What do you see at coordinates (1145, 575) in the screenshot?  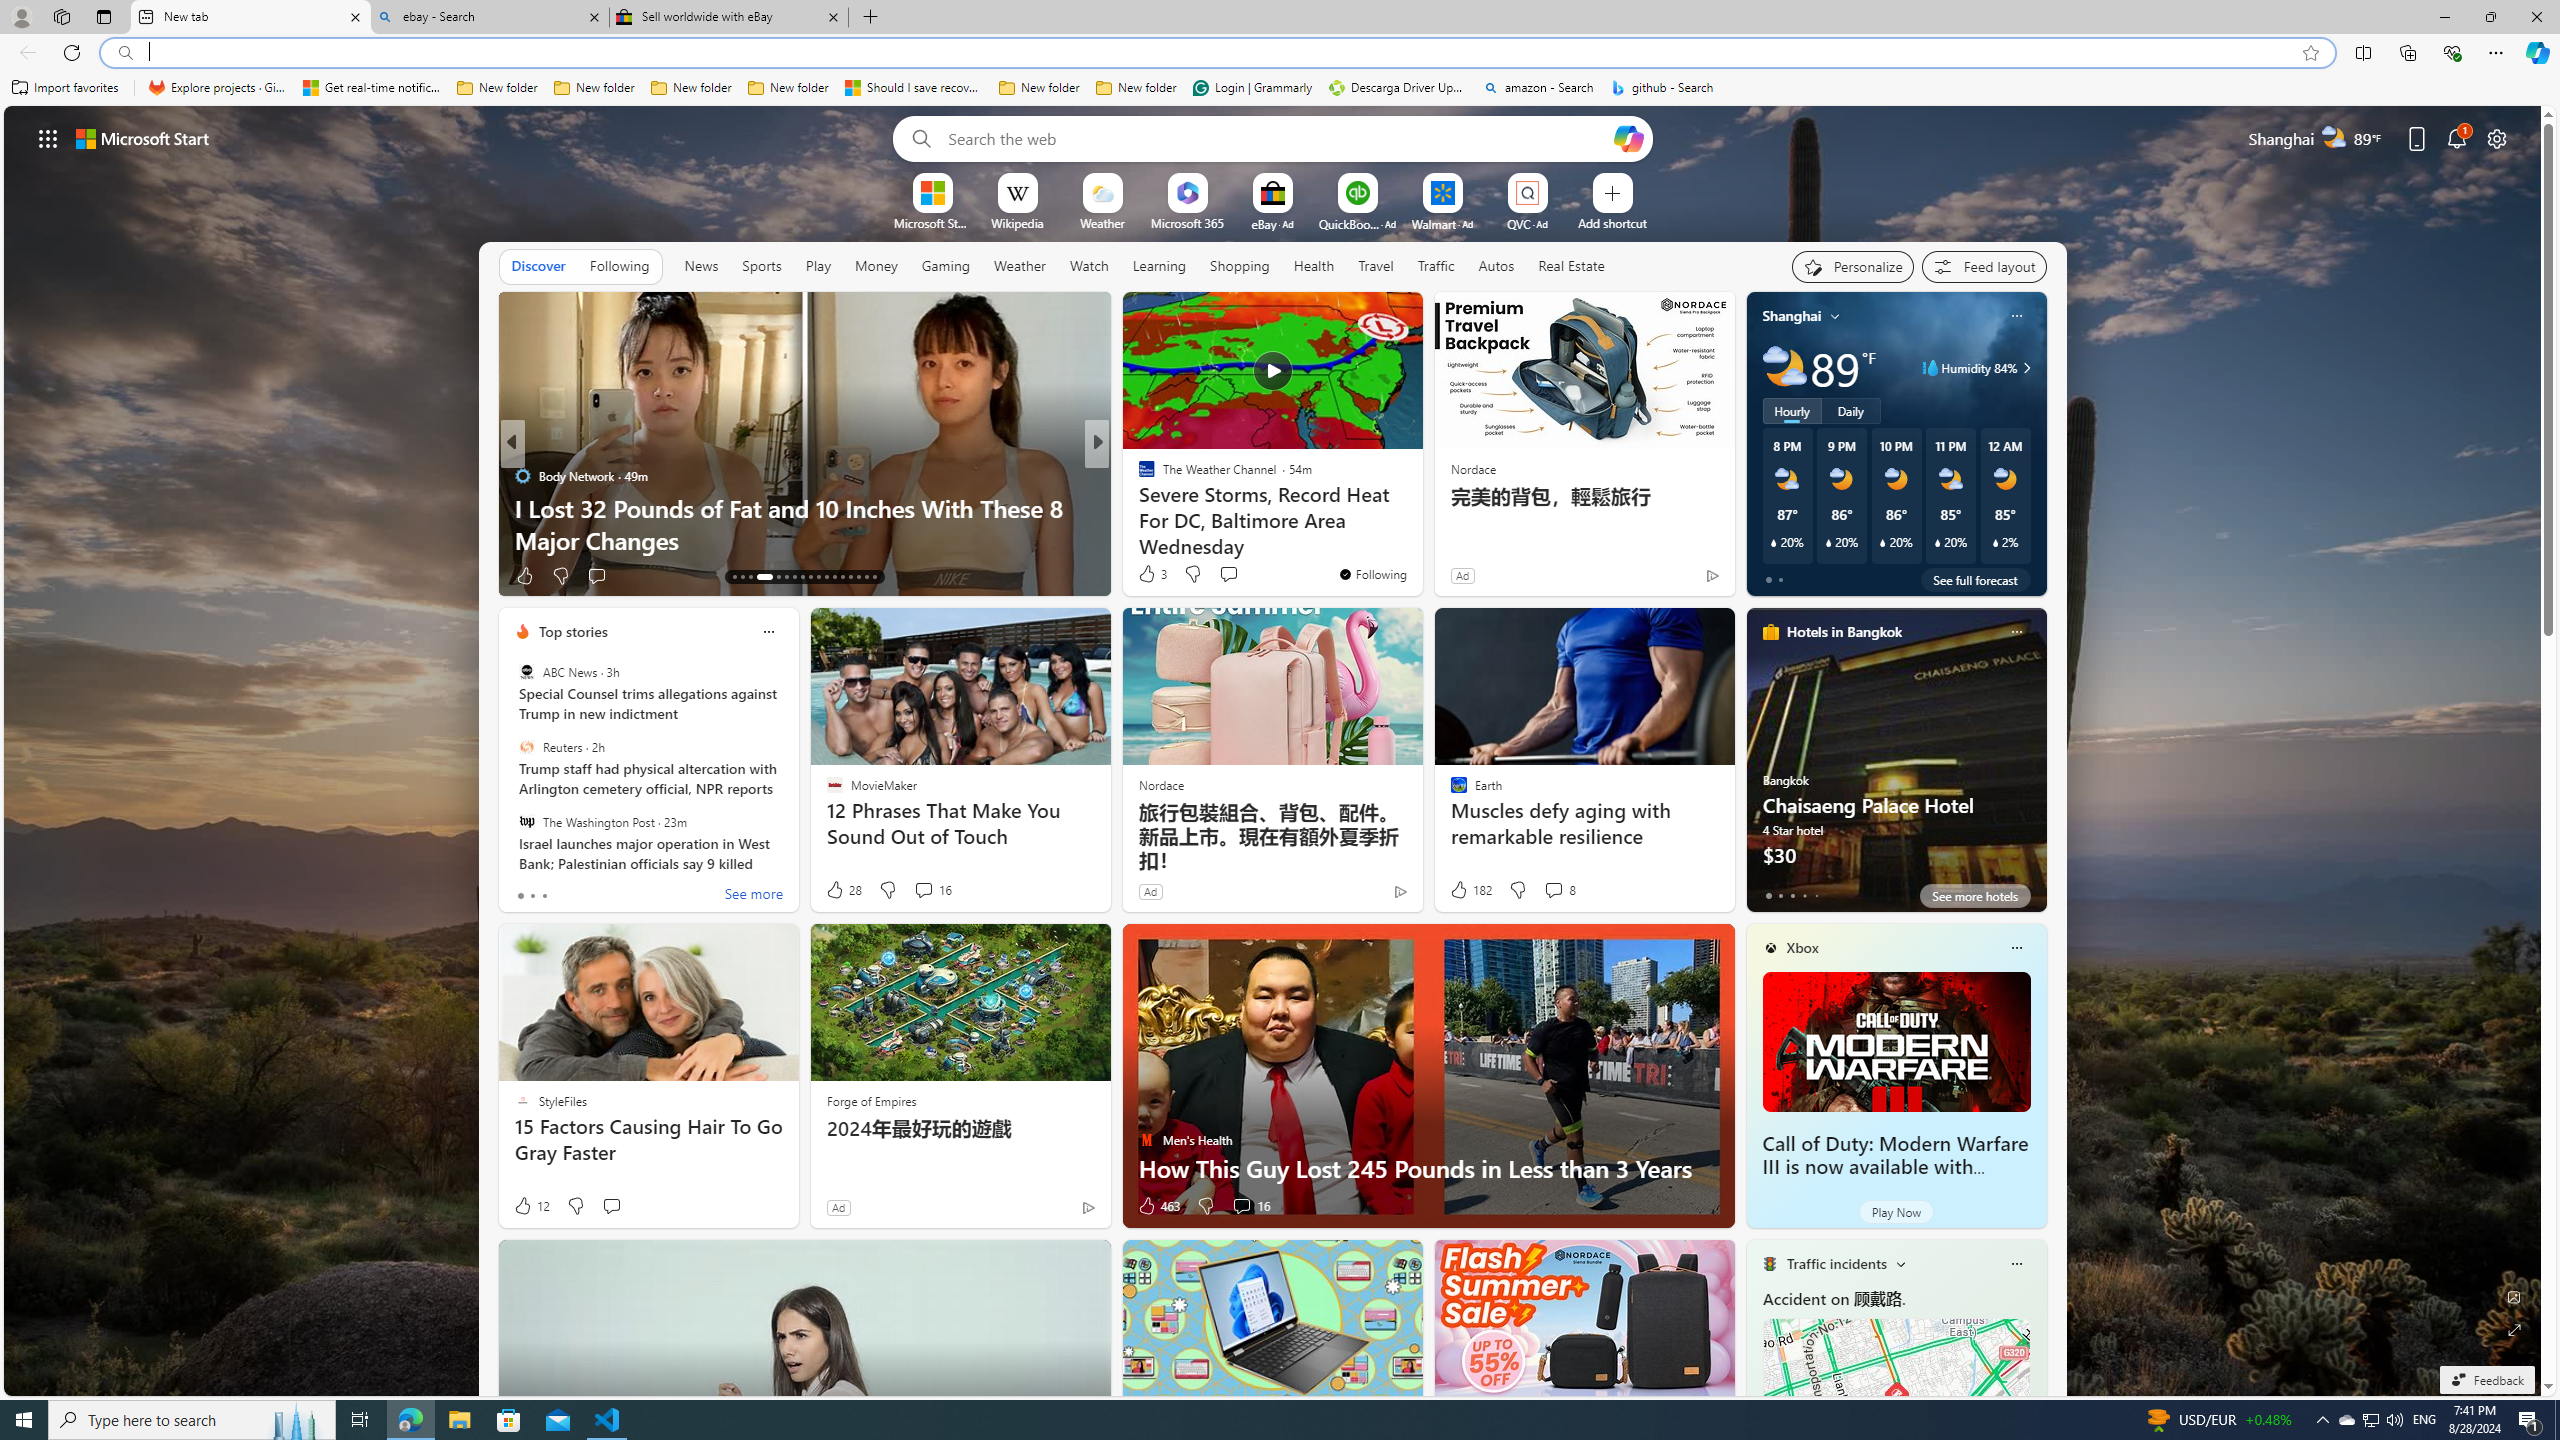 I see `'7 Like'` at bounding box center [1145, 575].